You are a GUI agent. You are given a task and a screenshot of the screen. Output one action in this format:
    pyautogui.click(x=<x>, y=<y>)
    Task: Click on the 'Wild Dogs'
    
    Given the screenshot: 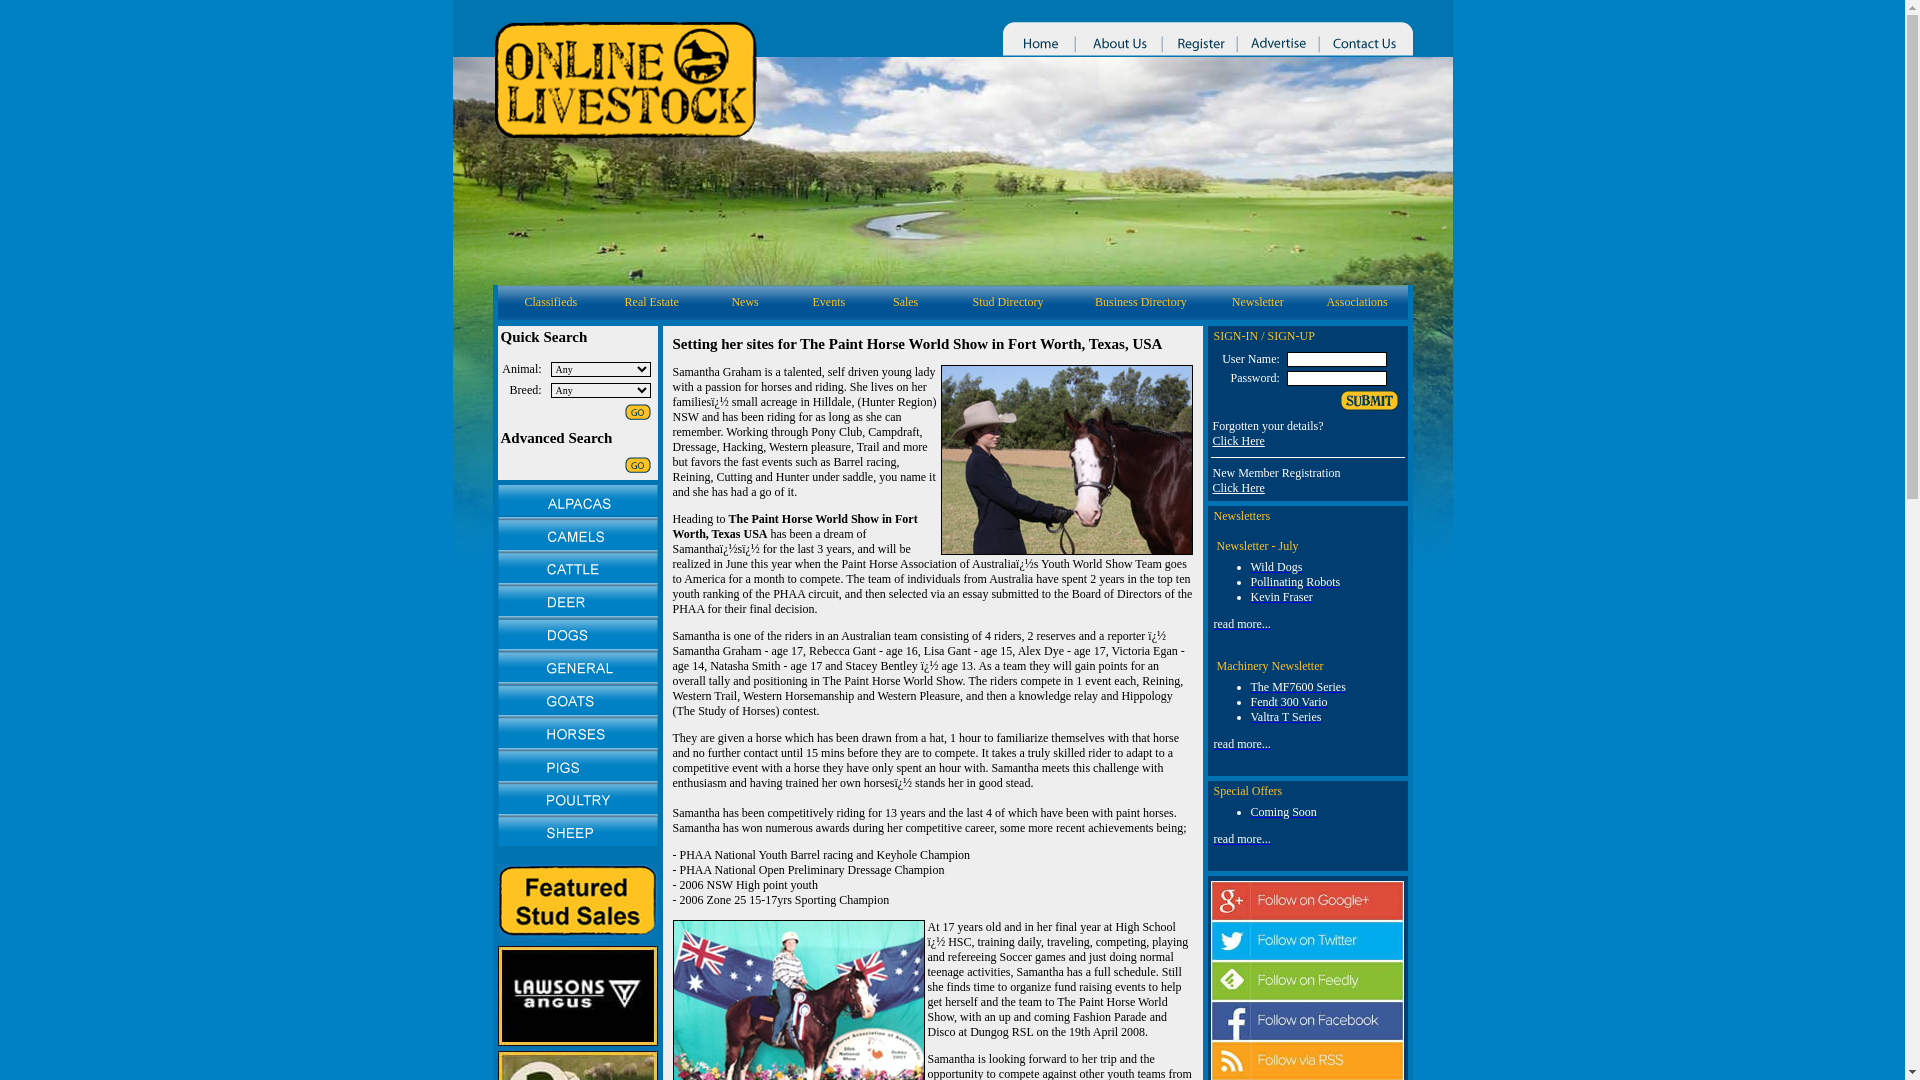 What is the action you would take?
    pyautogui.click(x=1275, y=567)
    